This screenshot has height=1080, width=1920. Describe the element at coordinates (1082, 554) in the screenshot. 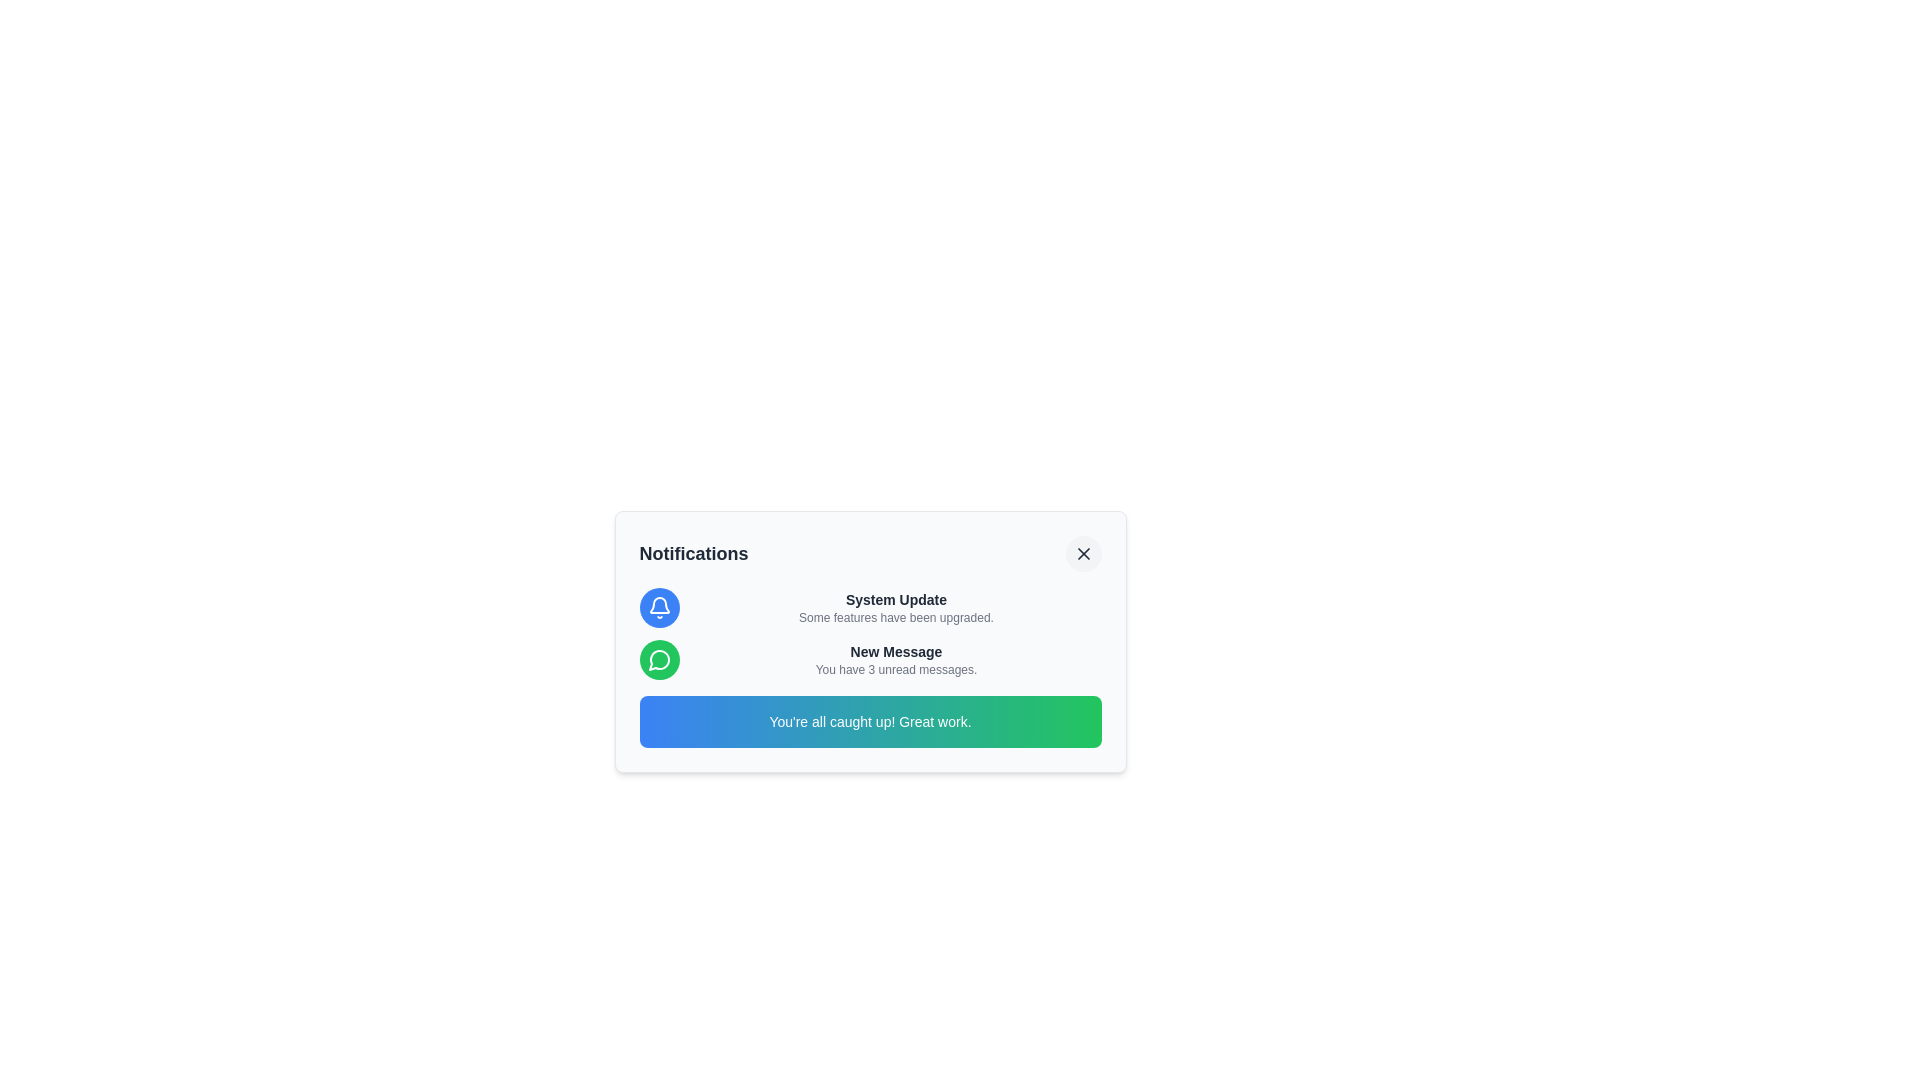

I see `the circular gray button with an 'X' icon in the top-right corner of the notification card` at that location.